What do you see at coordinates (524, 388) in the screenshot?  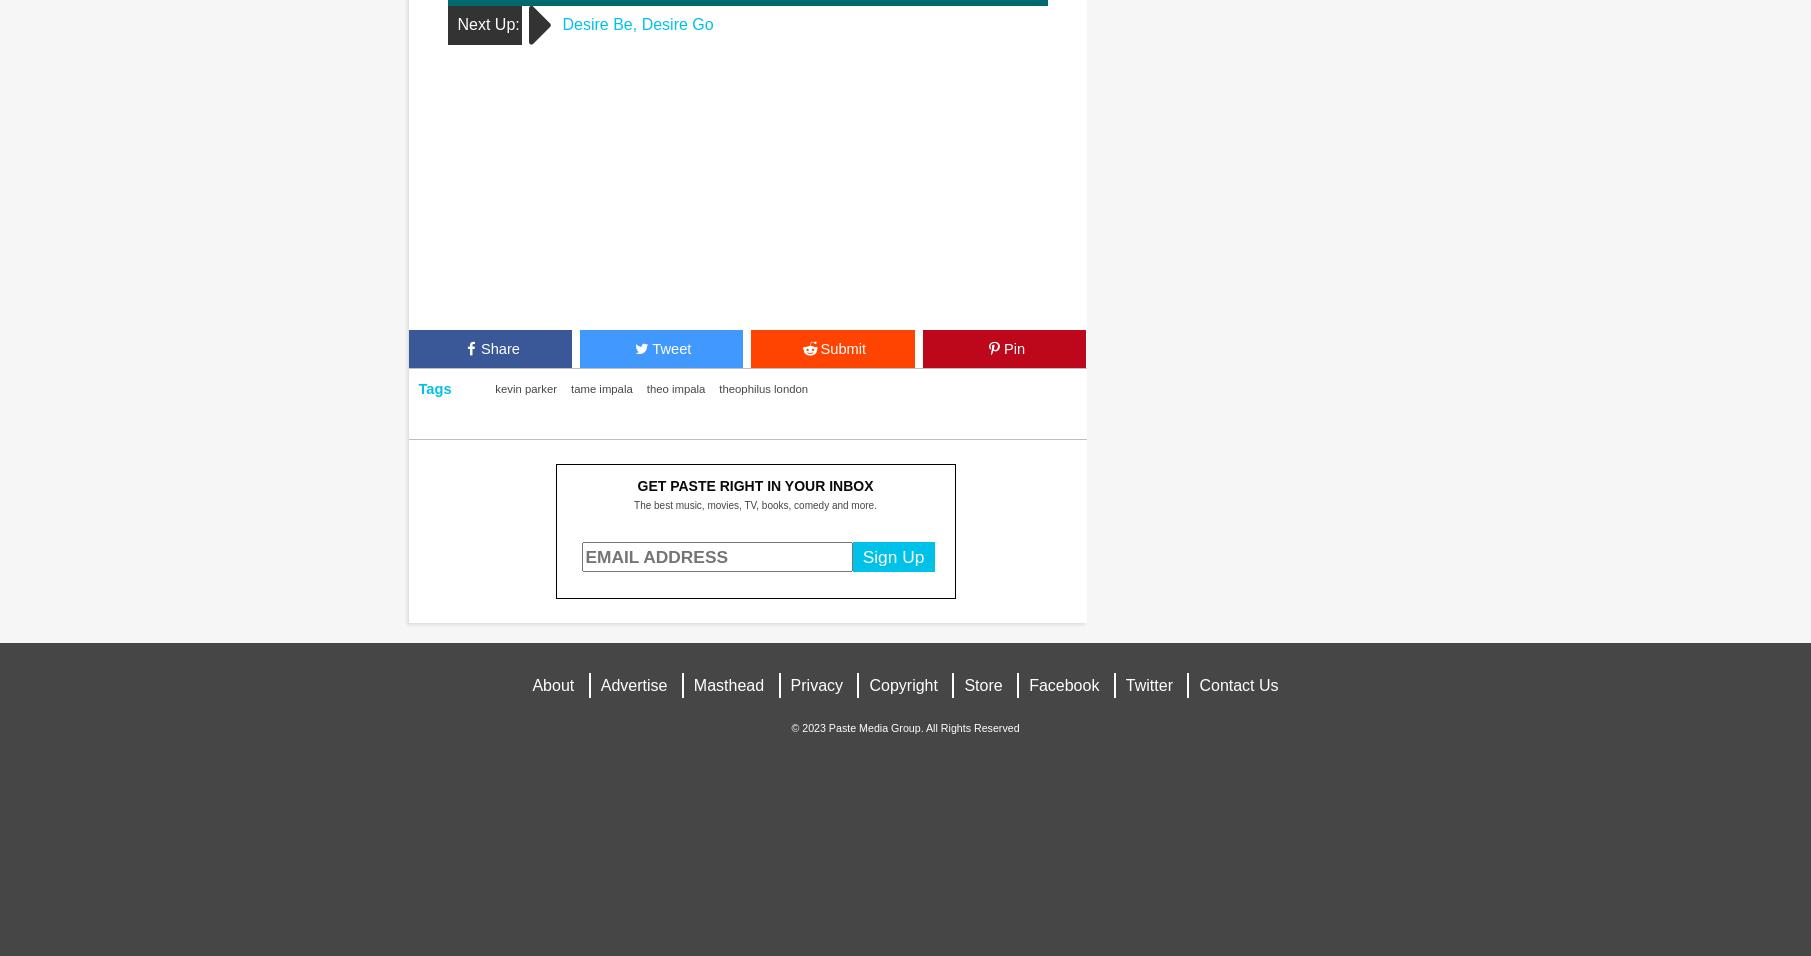 I see `'kevin parker'` at bounding box center [524, 388].